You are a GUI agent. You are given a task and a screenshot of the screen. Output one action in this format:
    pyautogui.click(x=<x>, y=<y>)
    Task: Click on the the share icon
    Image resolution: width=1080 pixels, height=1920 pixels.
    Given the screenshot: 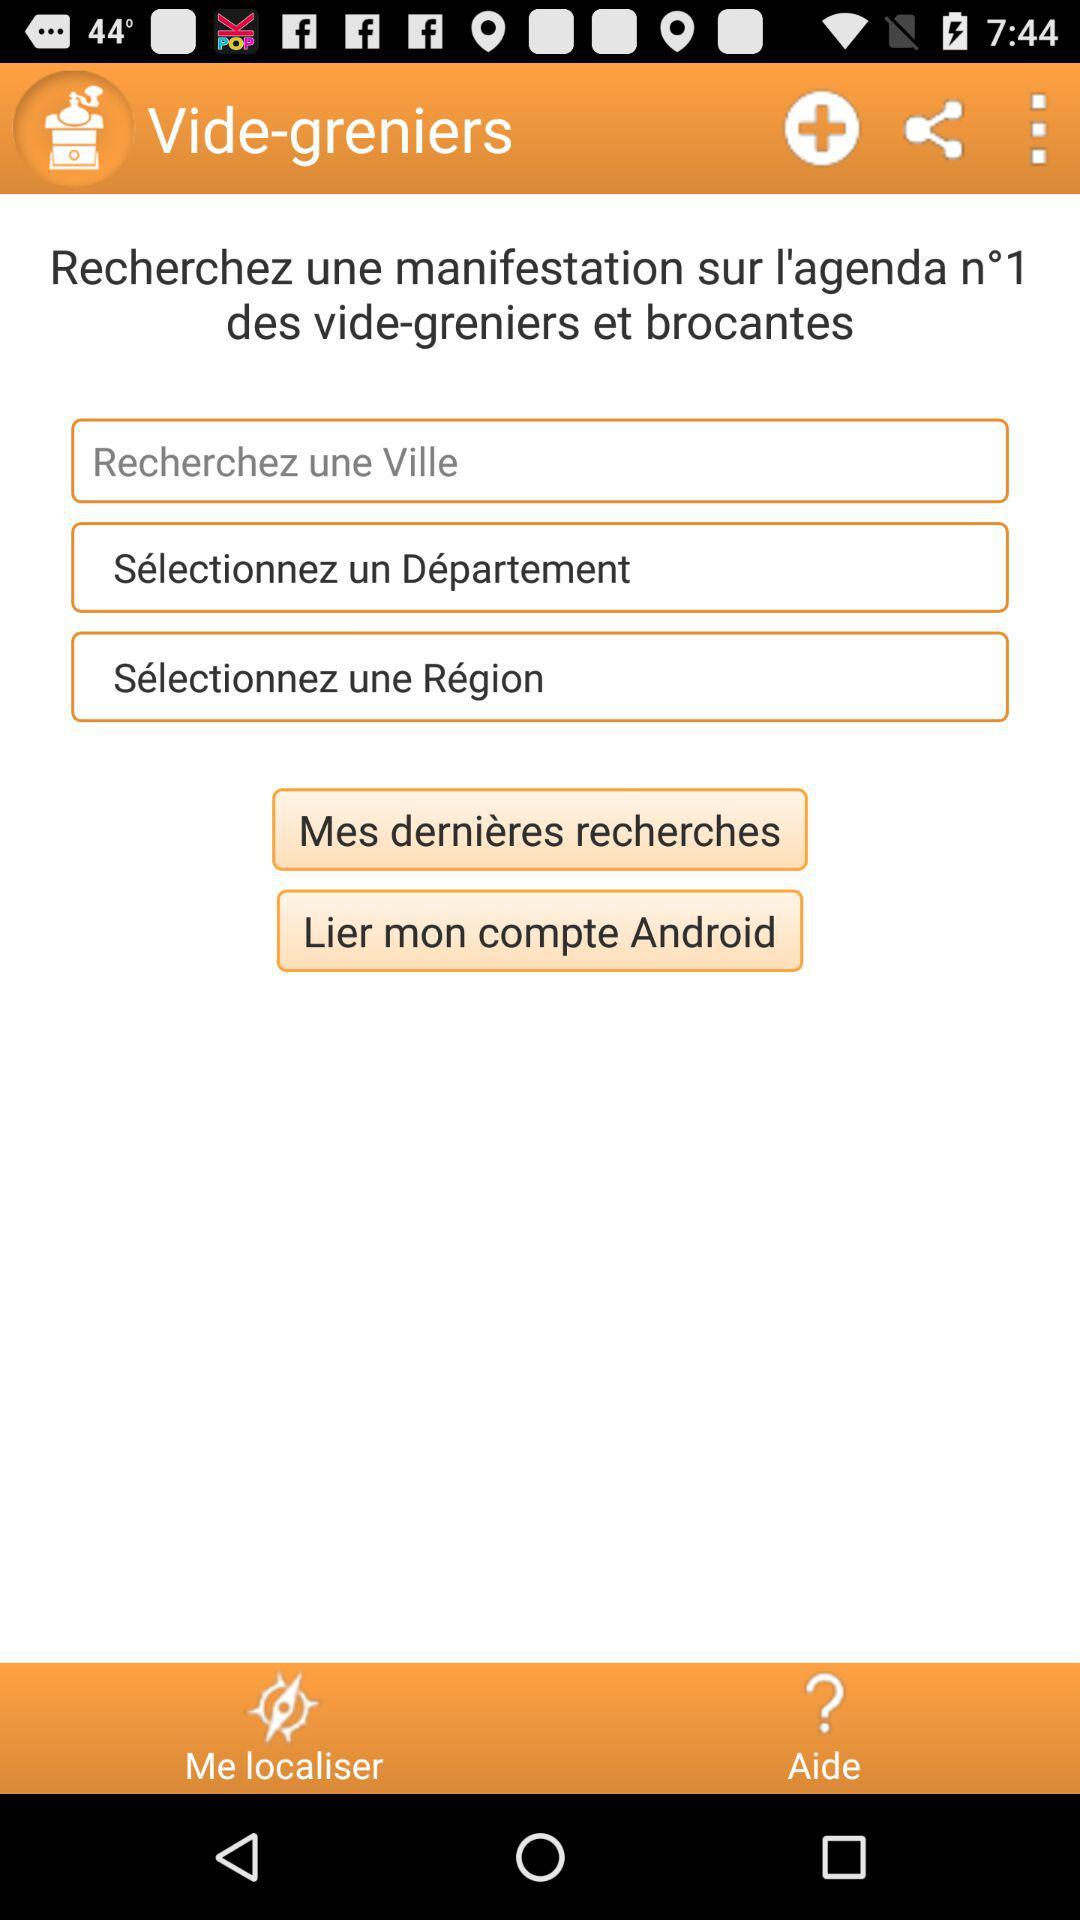 What is the action you would take?
    pyautogui.click(x=935, y=136)
    